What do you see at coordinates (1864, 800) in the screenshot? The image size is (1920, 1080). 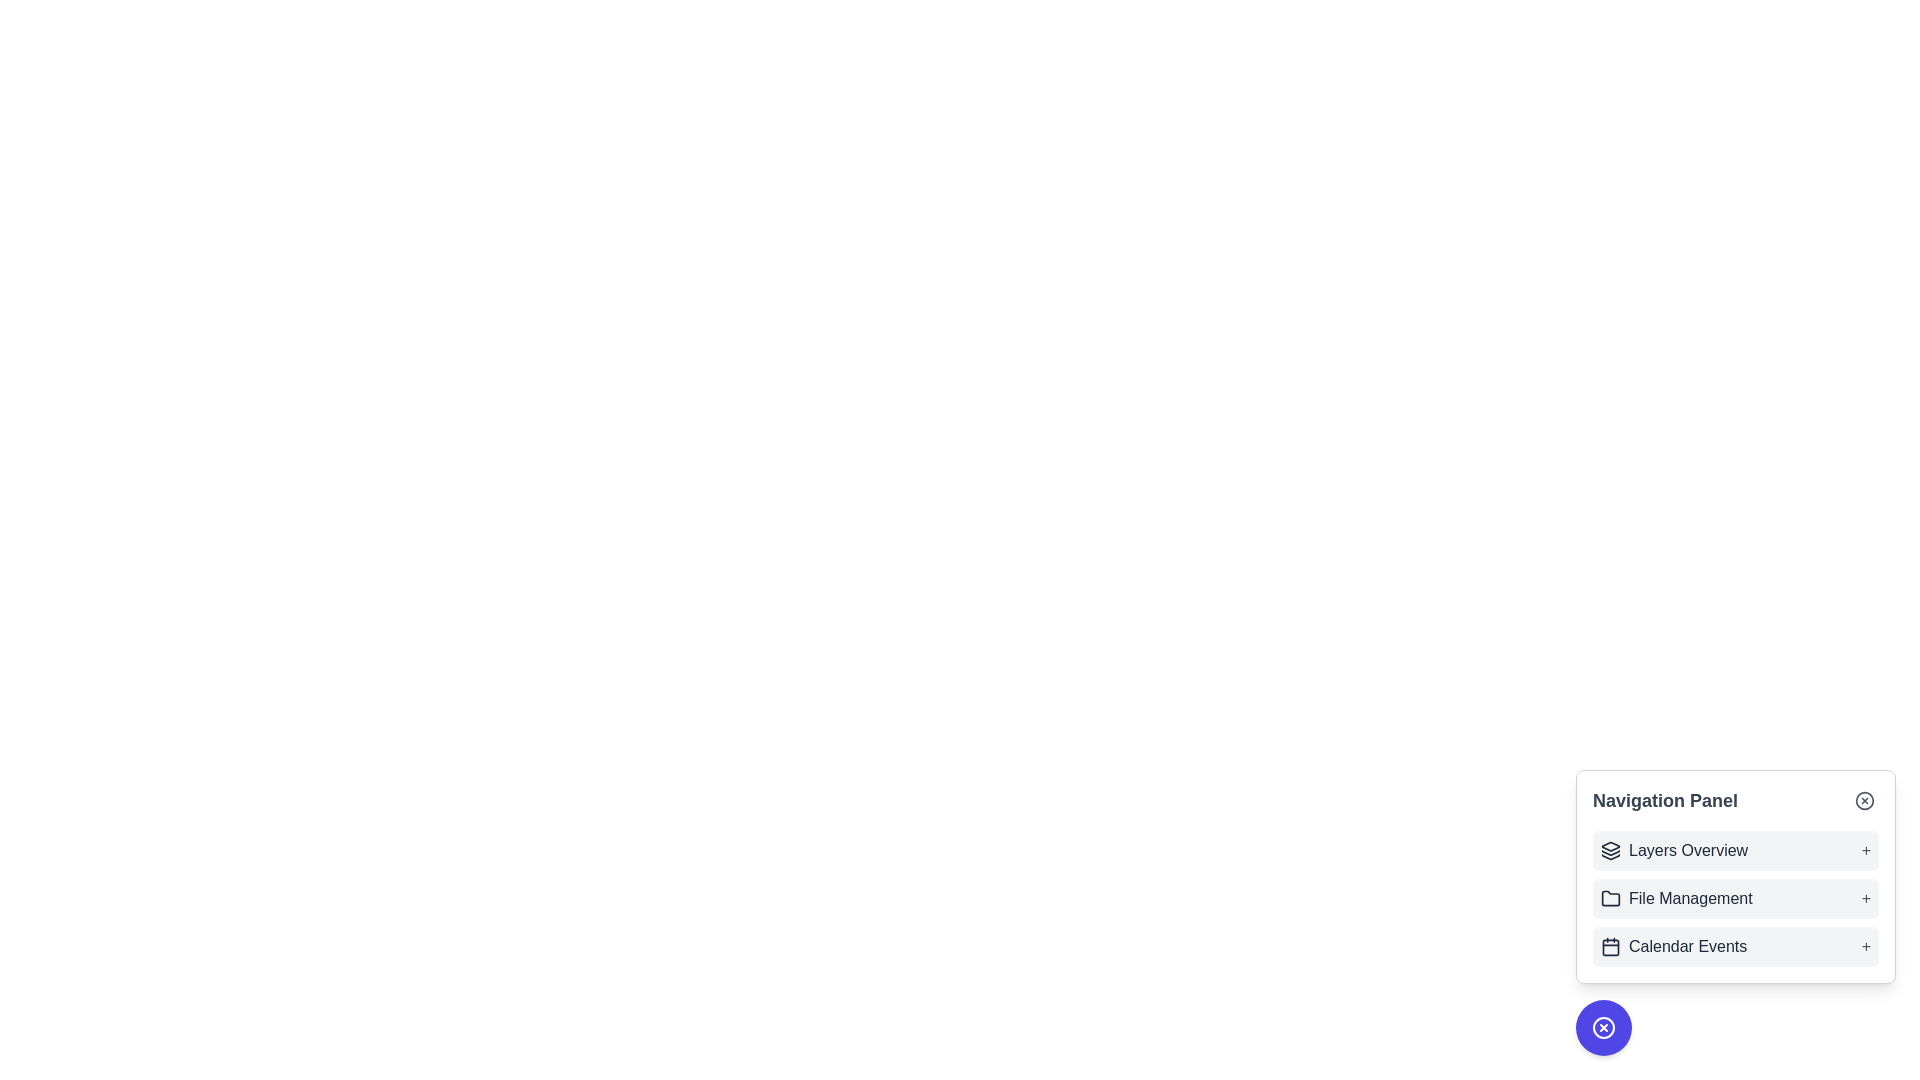 I see `the close icon button located at the far right of the header section of the 'Navigation Panel'` at bounding box center [1864, 800].